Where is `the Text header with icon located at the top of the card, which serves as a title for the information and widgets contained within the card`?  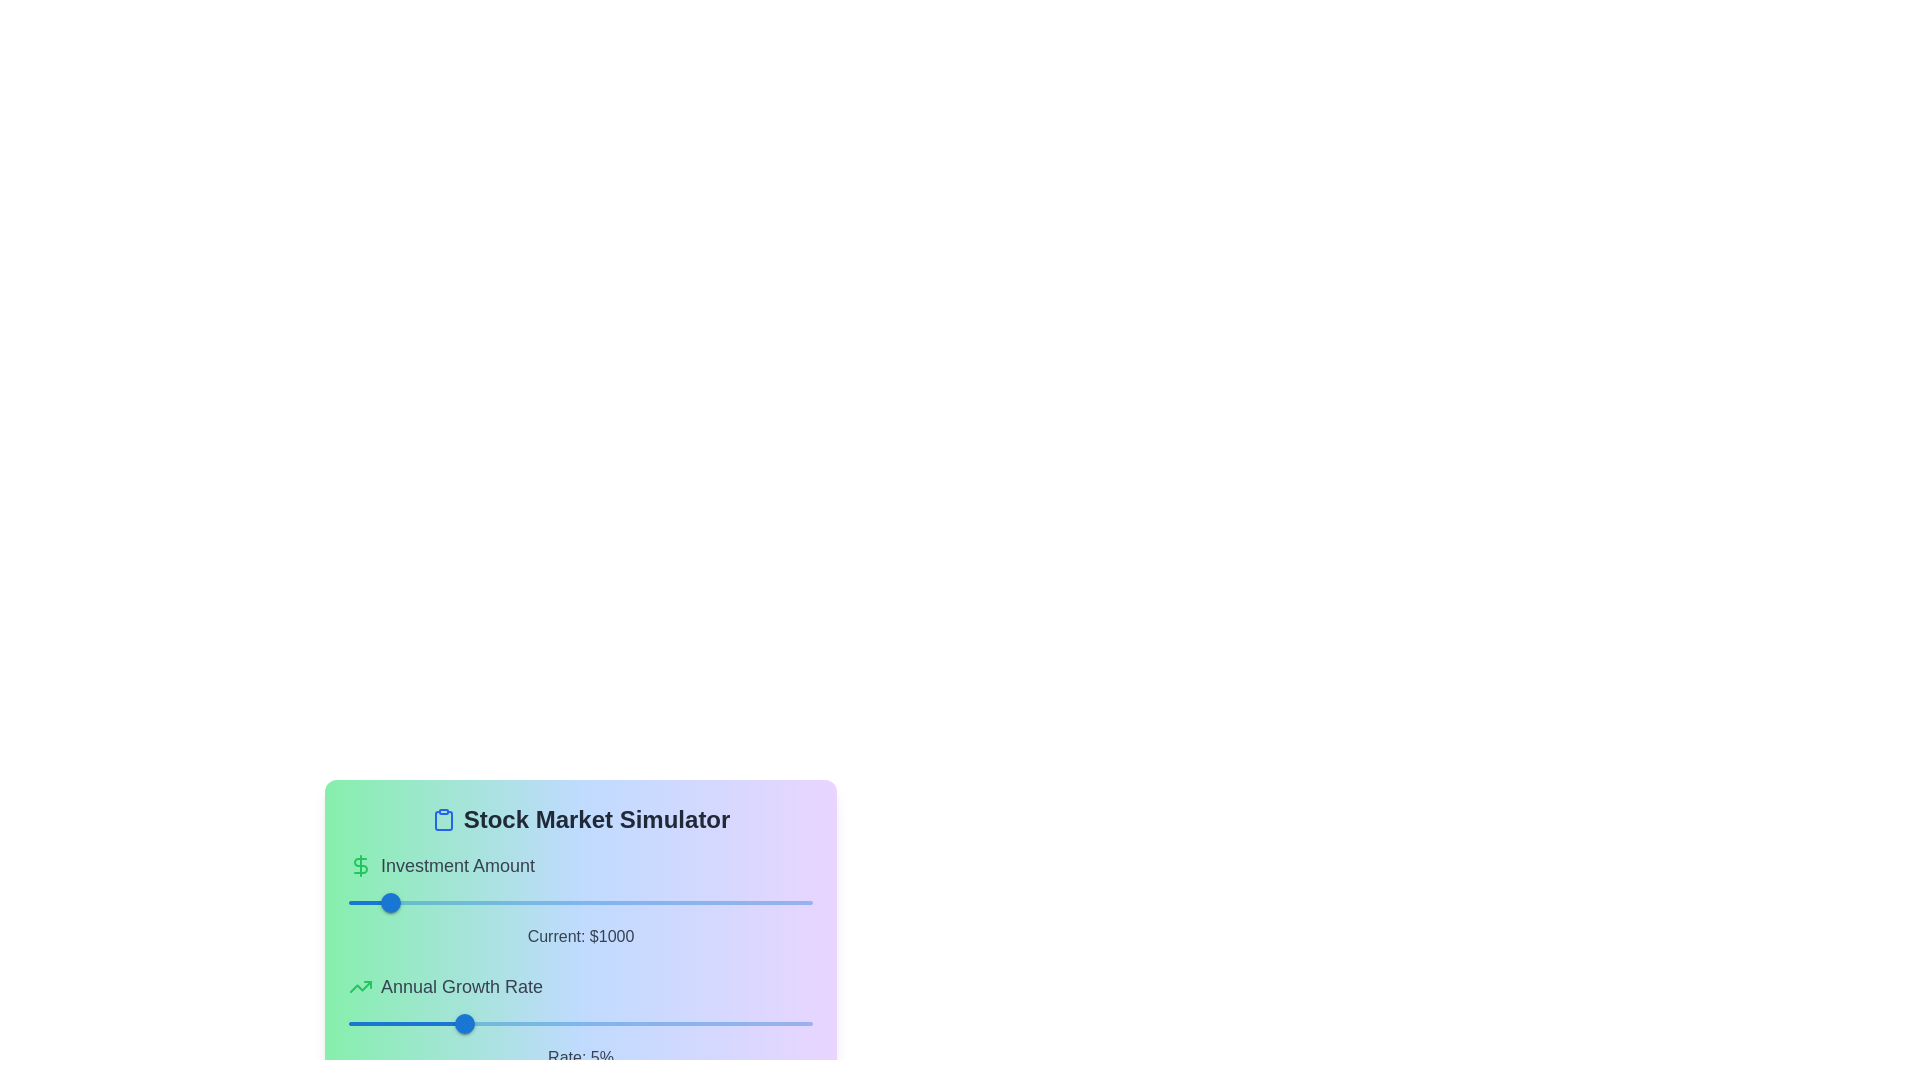 the Text header with icon located at the top of the card, which serves as a title for the information and widgets contained within the card is located at coordinates (579, 820).